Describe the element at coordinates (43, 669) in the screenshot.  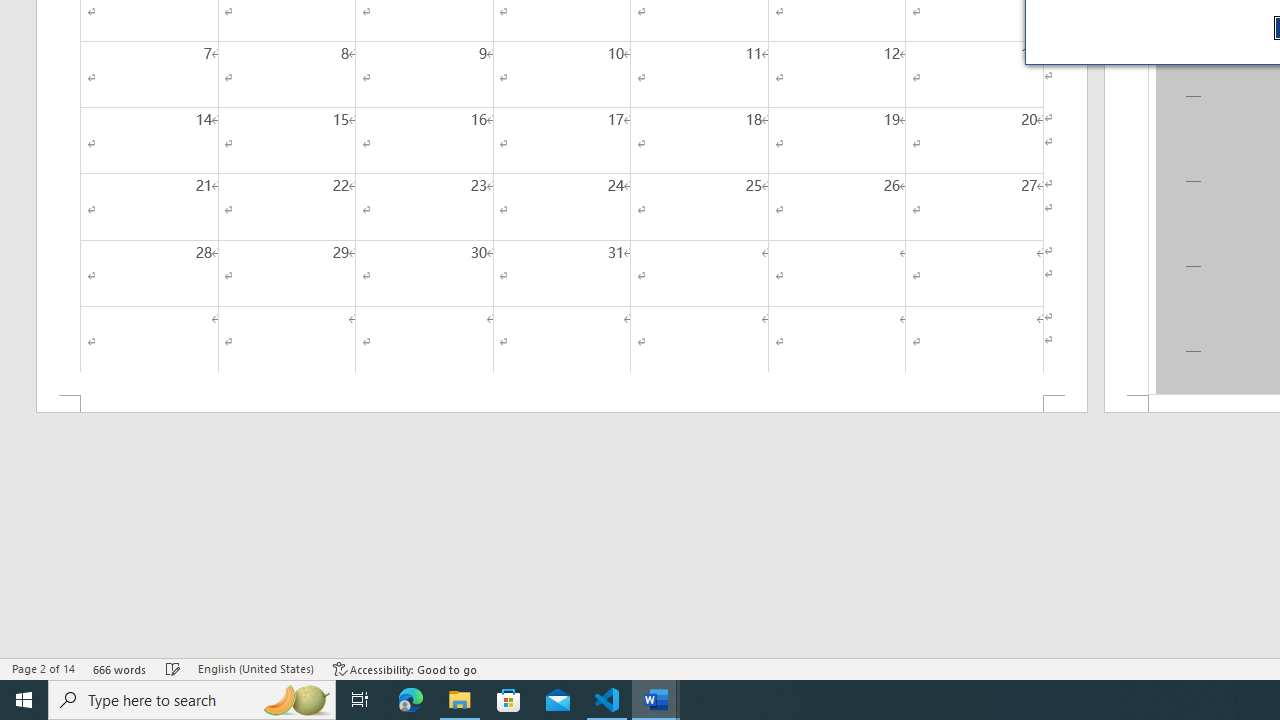
I see `'Page Number Page 2 of 14'` at that location.